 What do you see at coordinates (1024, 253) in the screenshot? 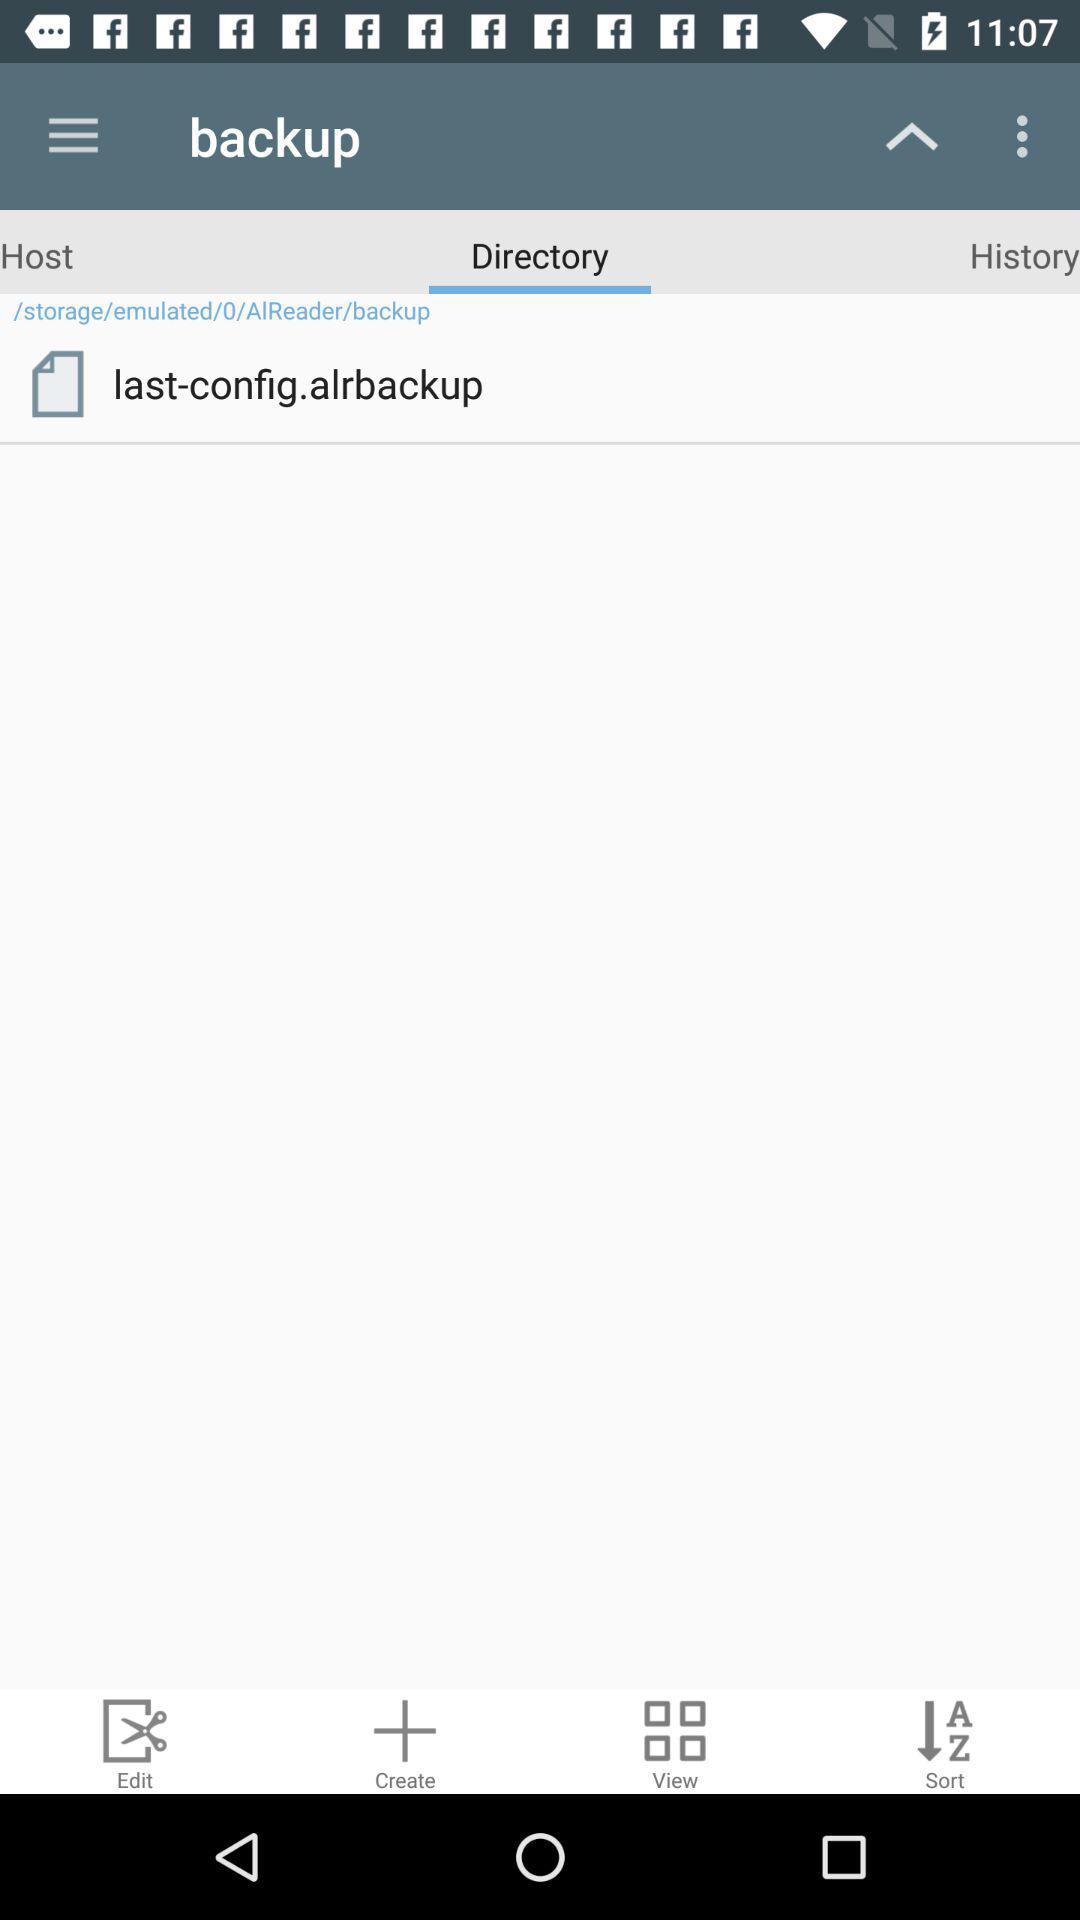
I see `item next to the directory item` at bounding box center [1024, 253].